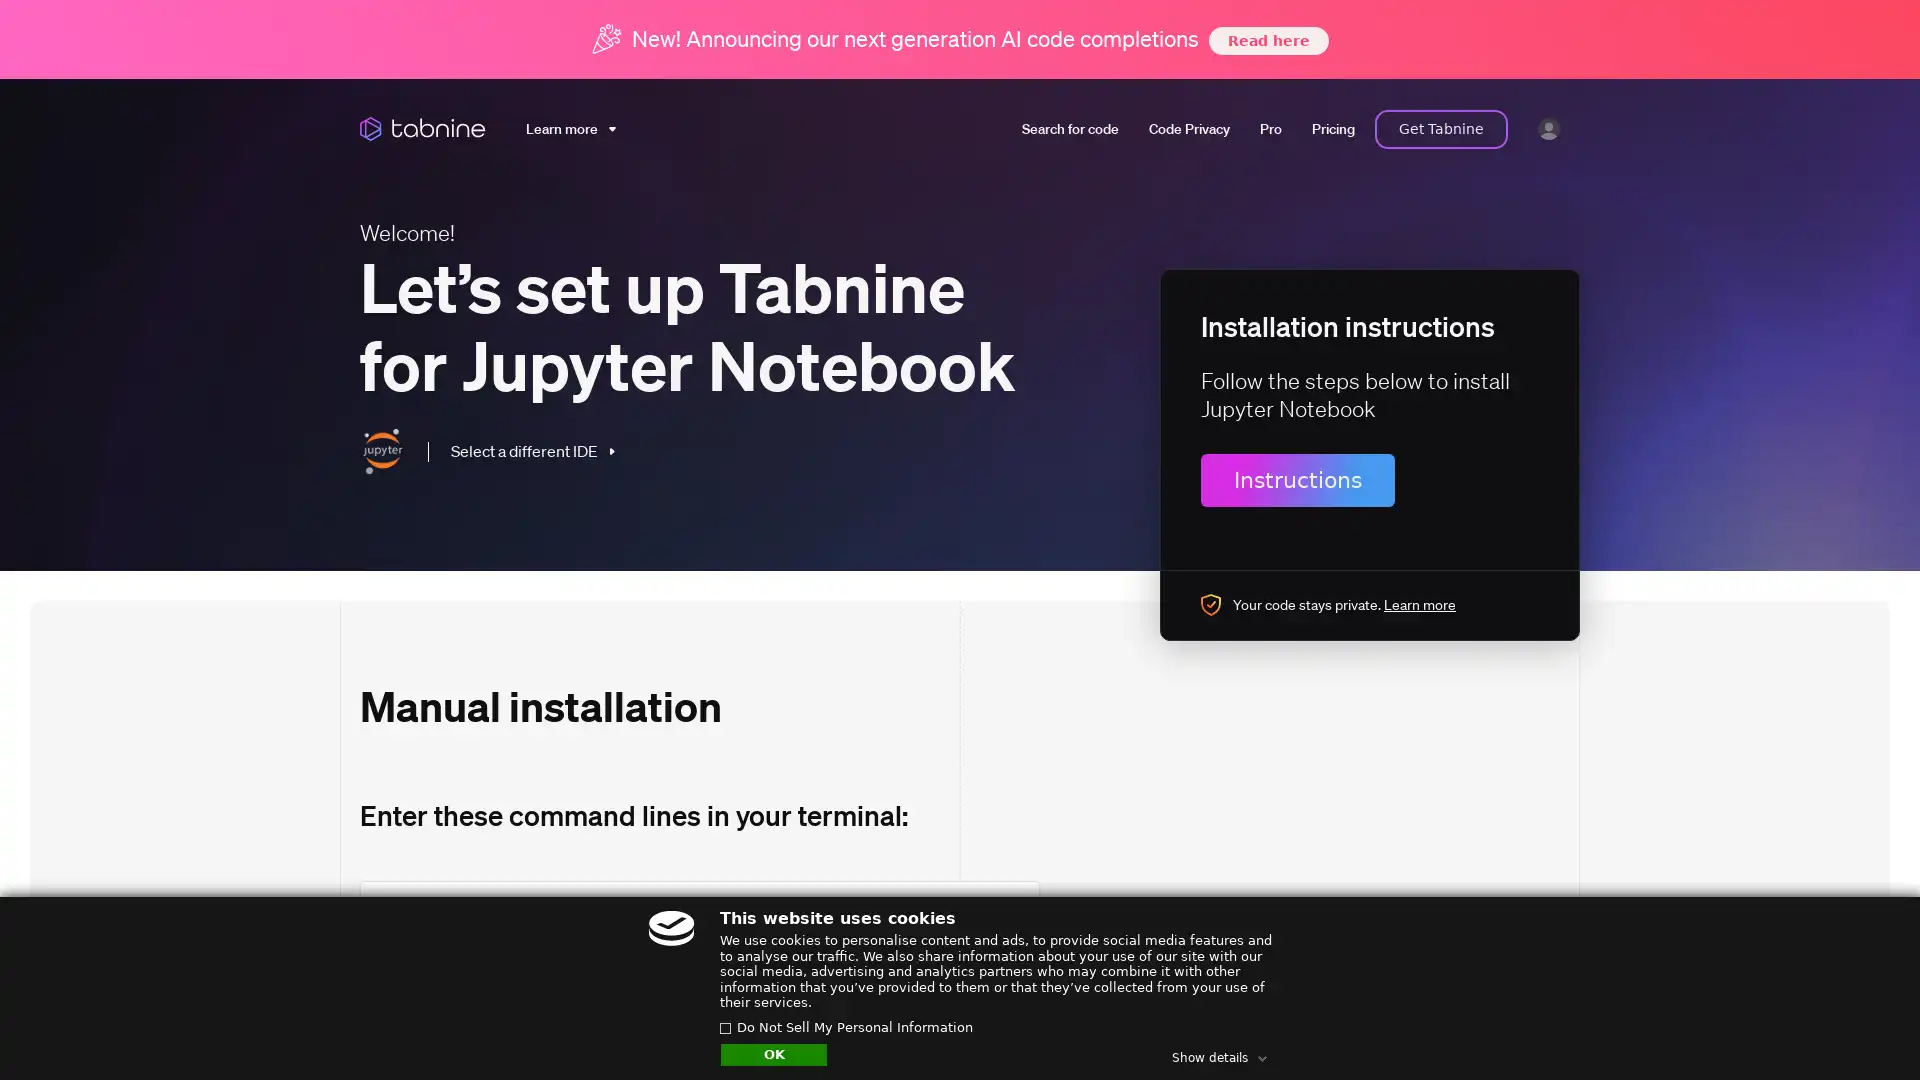  I want to click on Read here, so click(1266, 39).